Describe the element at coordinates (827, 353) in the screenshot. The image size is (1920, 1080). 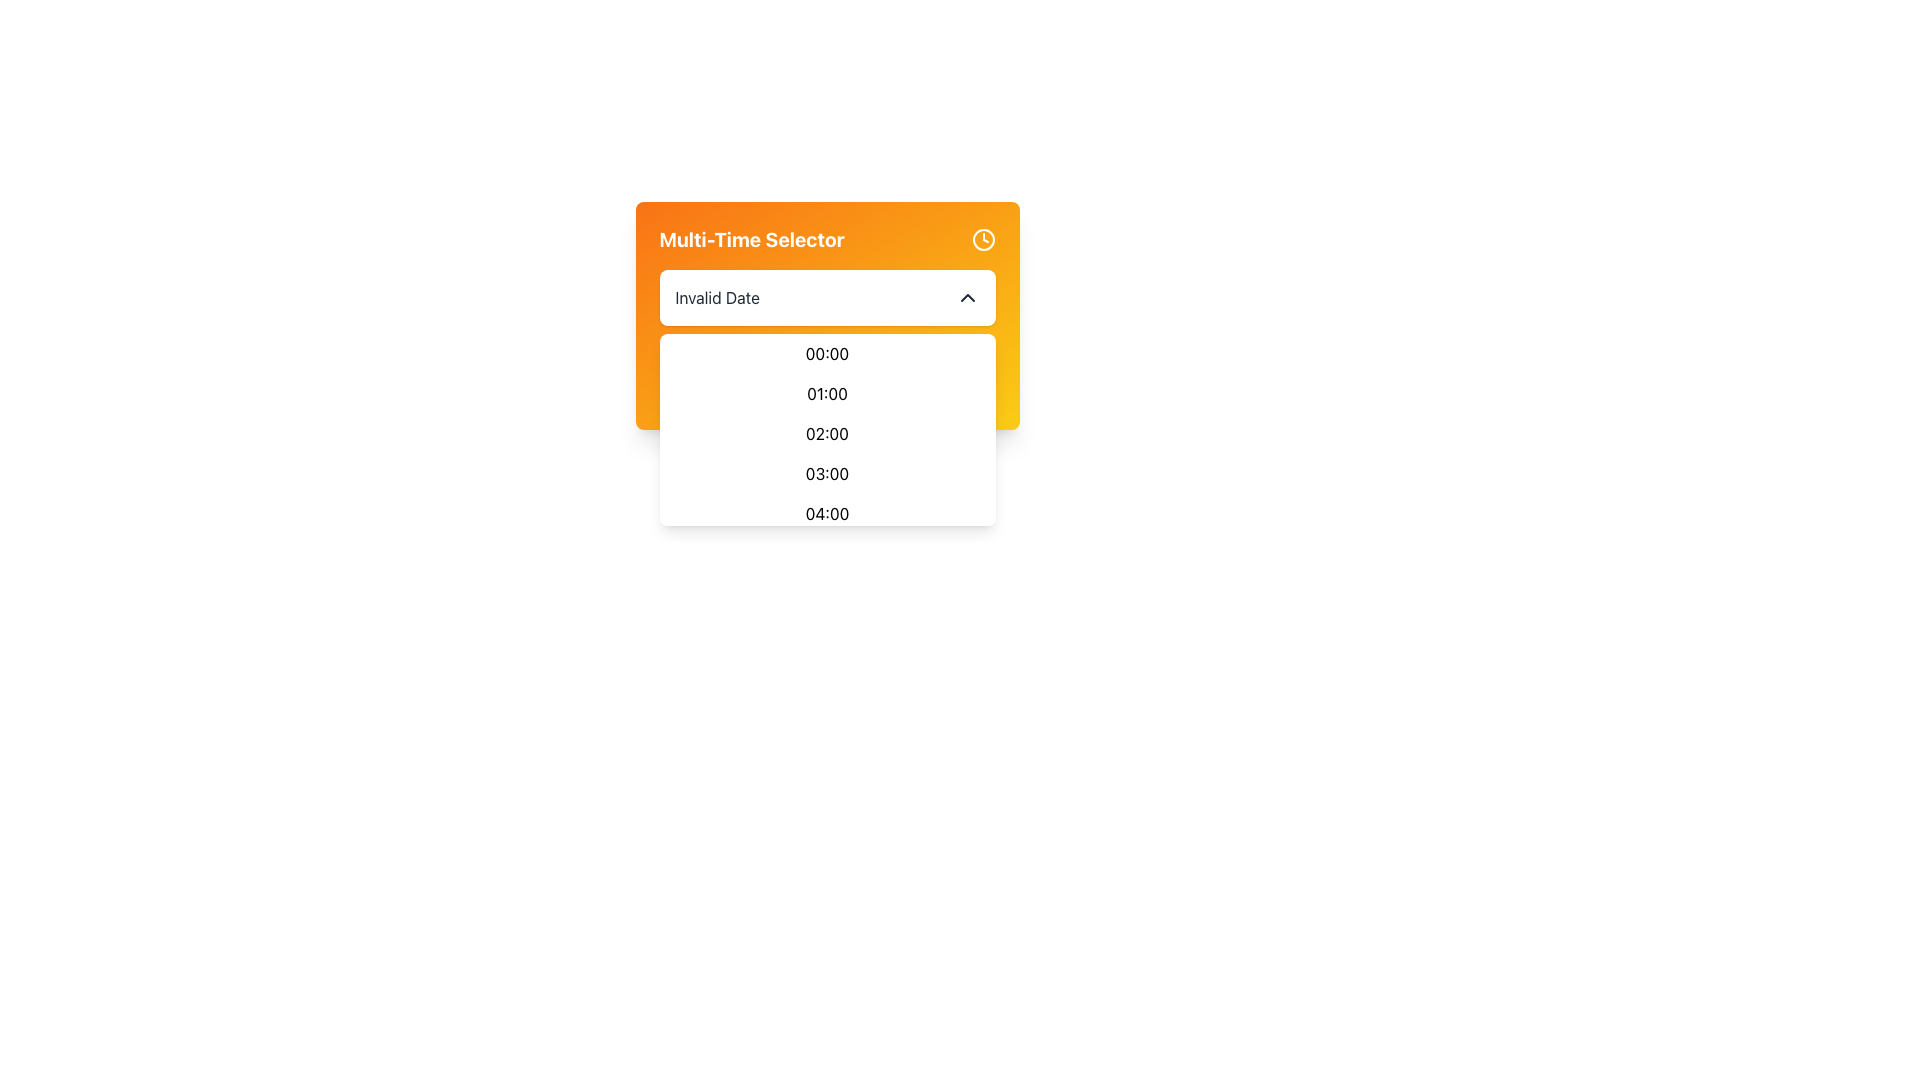
I see `the first selectable time value '00:00' in the dropdown menu` at that location.